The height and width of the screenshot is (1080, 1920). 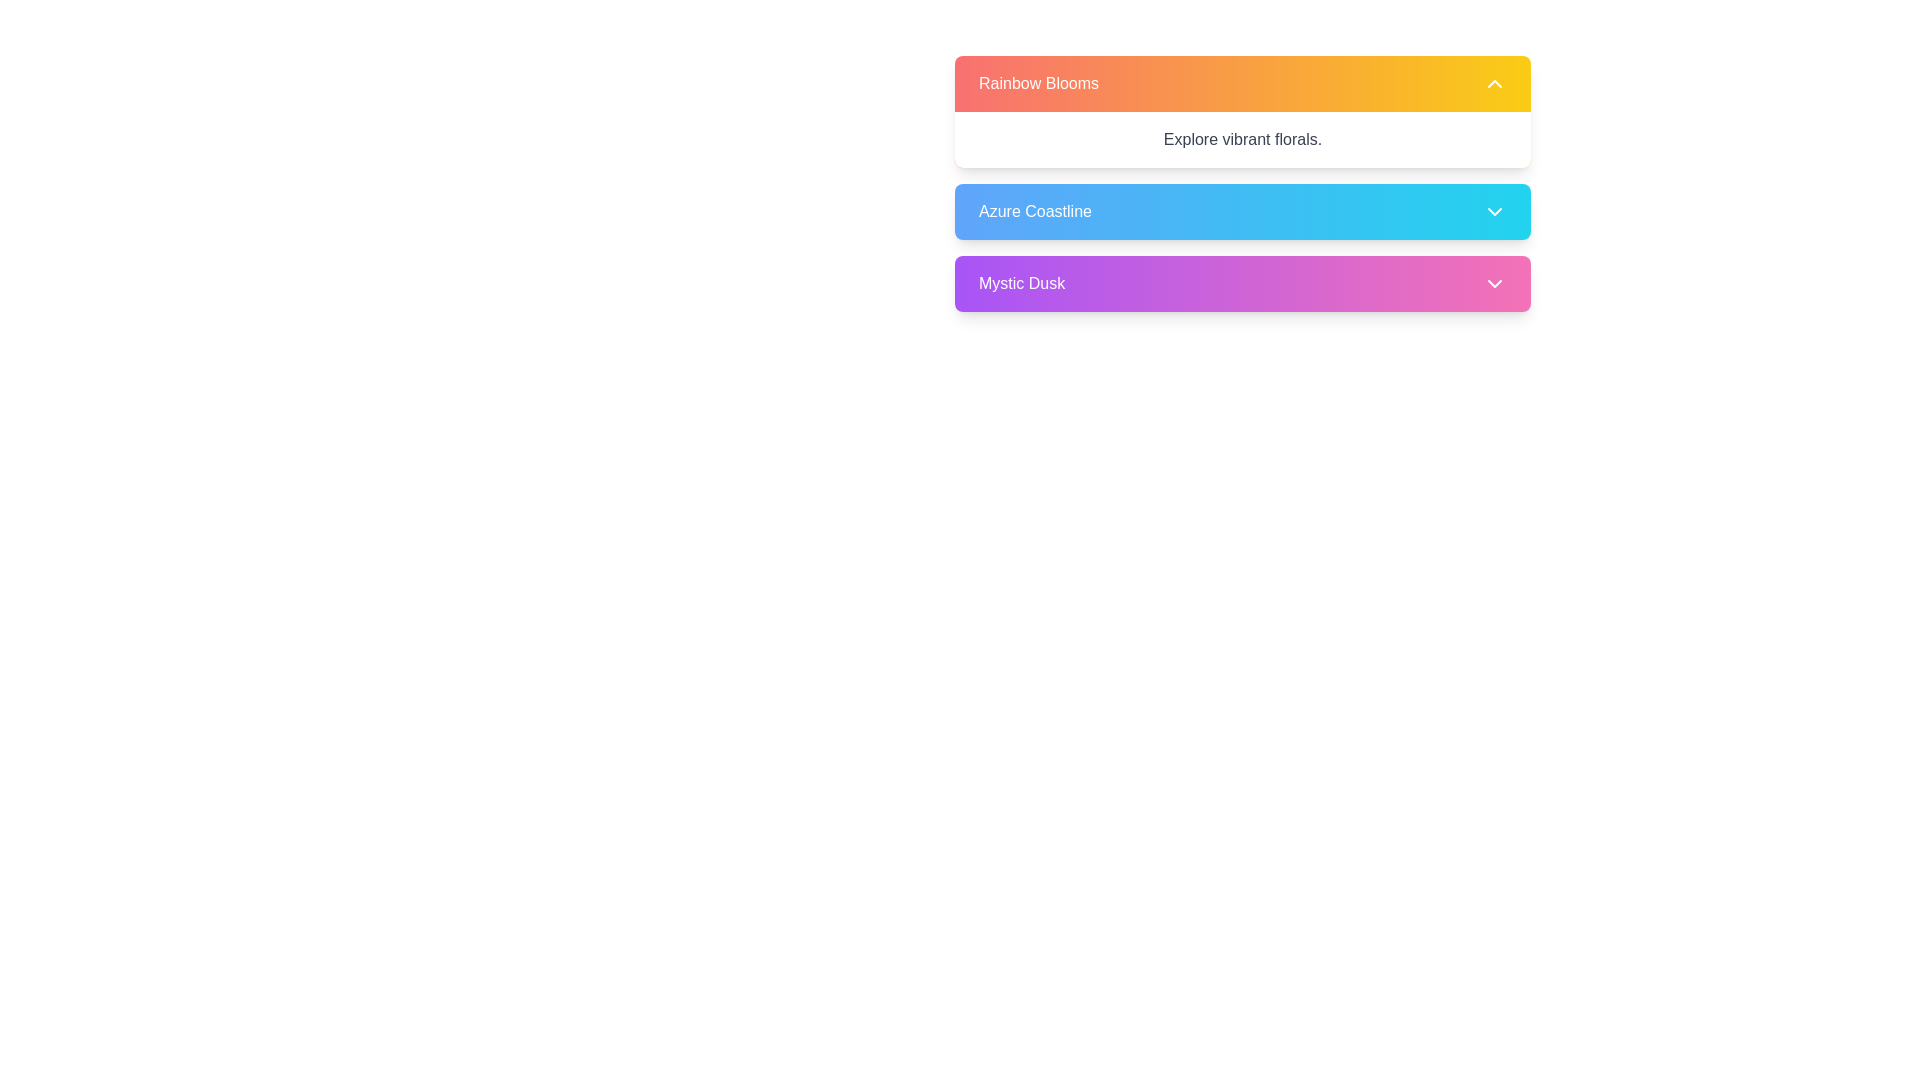 What do you see at coordinates (1242, 138) in the screenshot?
I see `the Text block that provides descriptive information related to the 'Rainbow Blooms' section, located directly below the 'Rainbow Blooms' header` at bounding box center [1242, 138].